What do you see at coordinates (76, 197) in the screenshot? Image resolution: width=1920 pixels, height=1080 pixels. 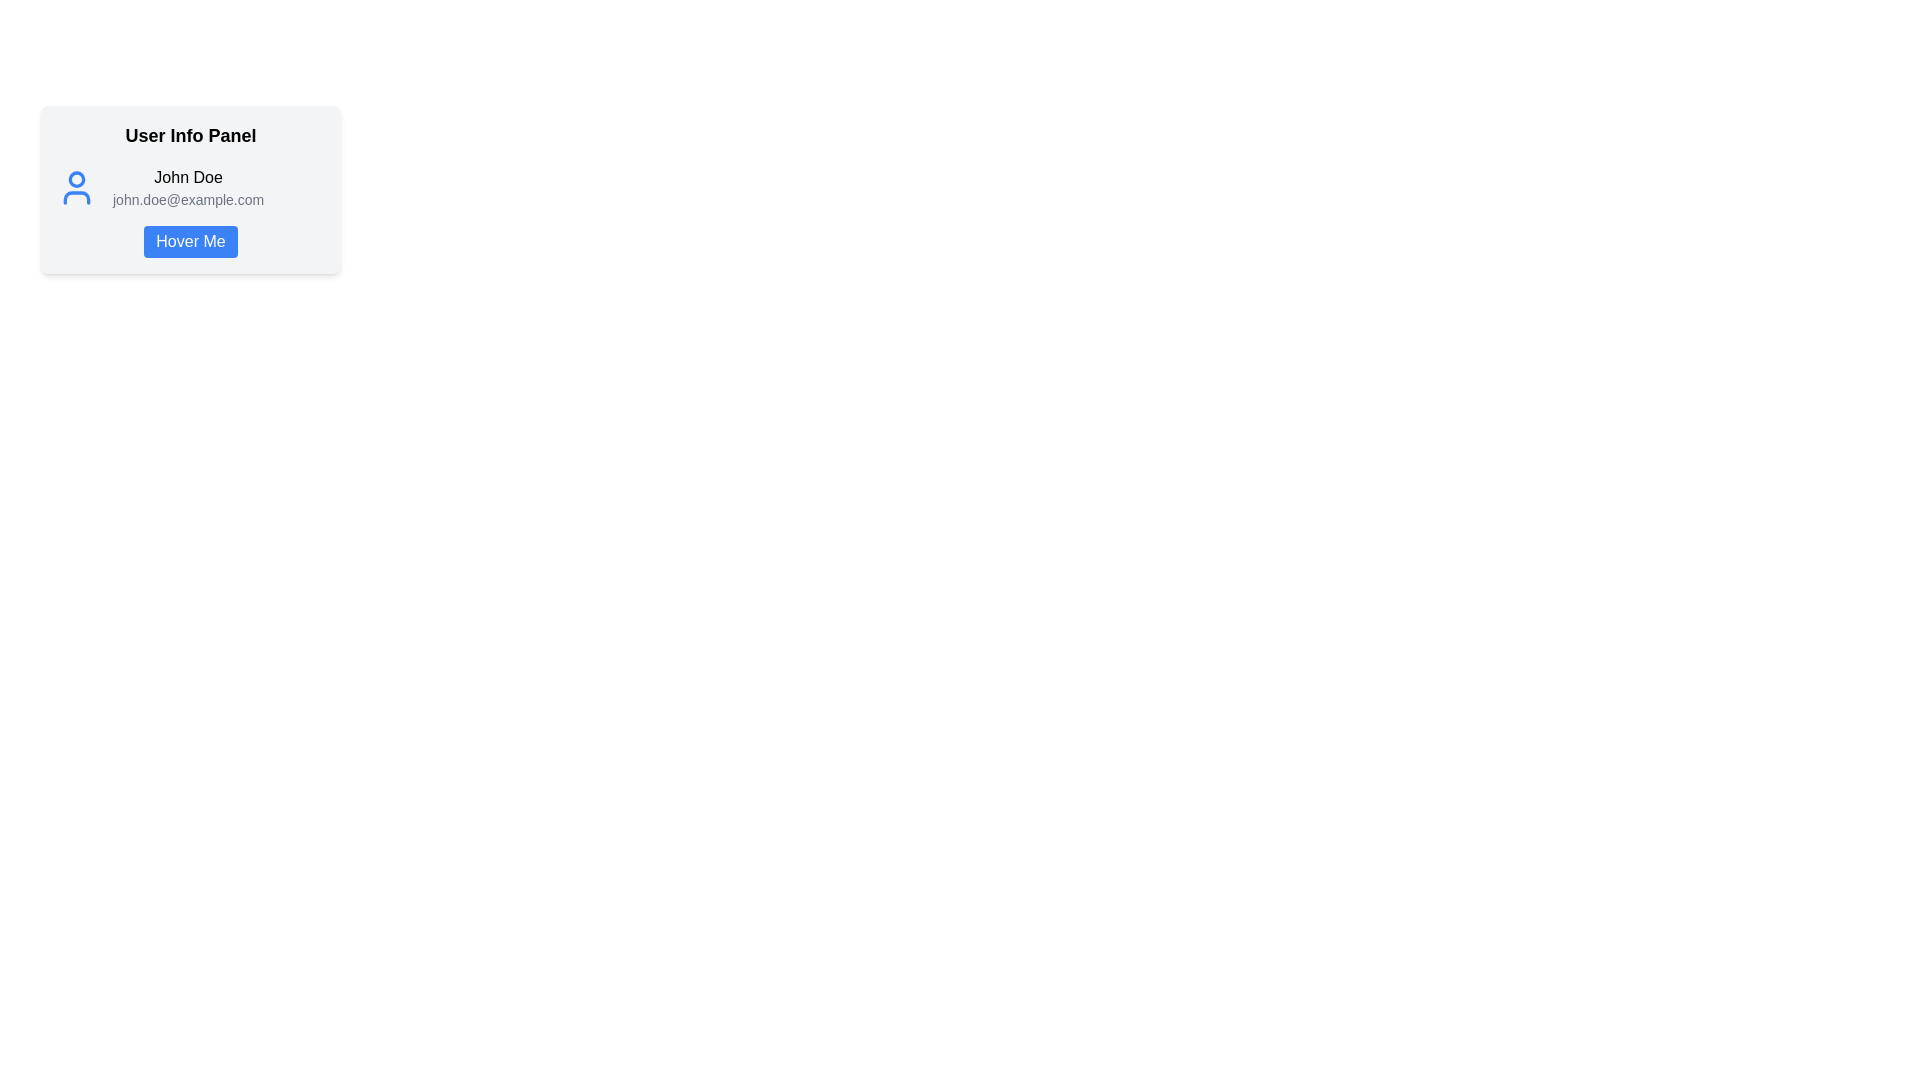 I see `lower rectangular section of the user avatar icon, which represents the user's body, for design specifics` at bounding box center [76, 197].